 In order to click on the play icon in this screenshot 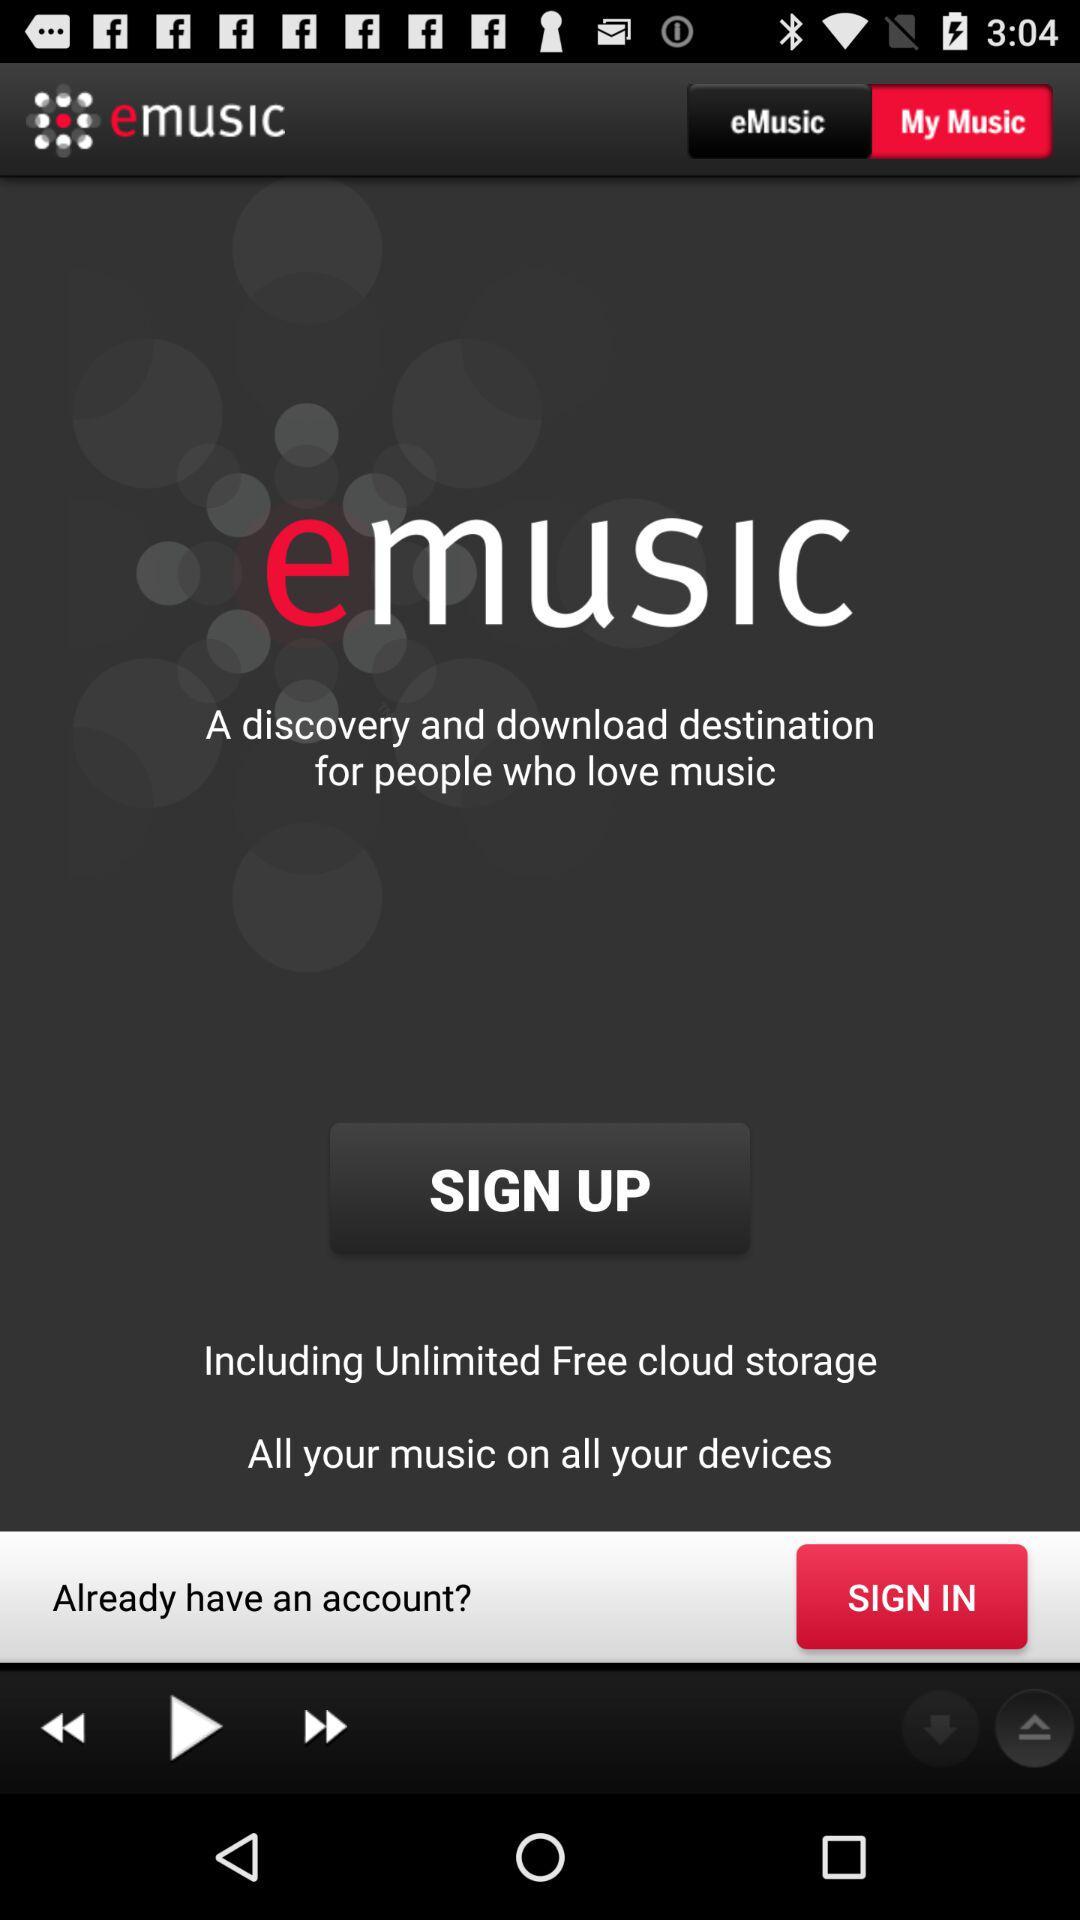, I will do `click(194, 1849)`.